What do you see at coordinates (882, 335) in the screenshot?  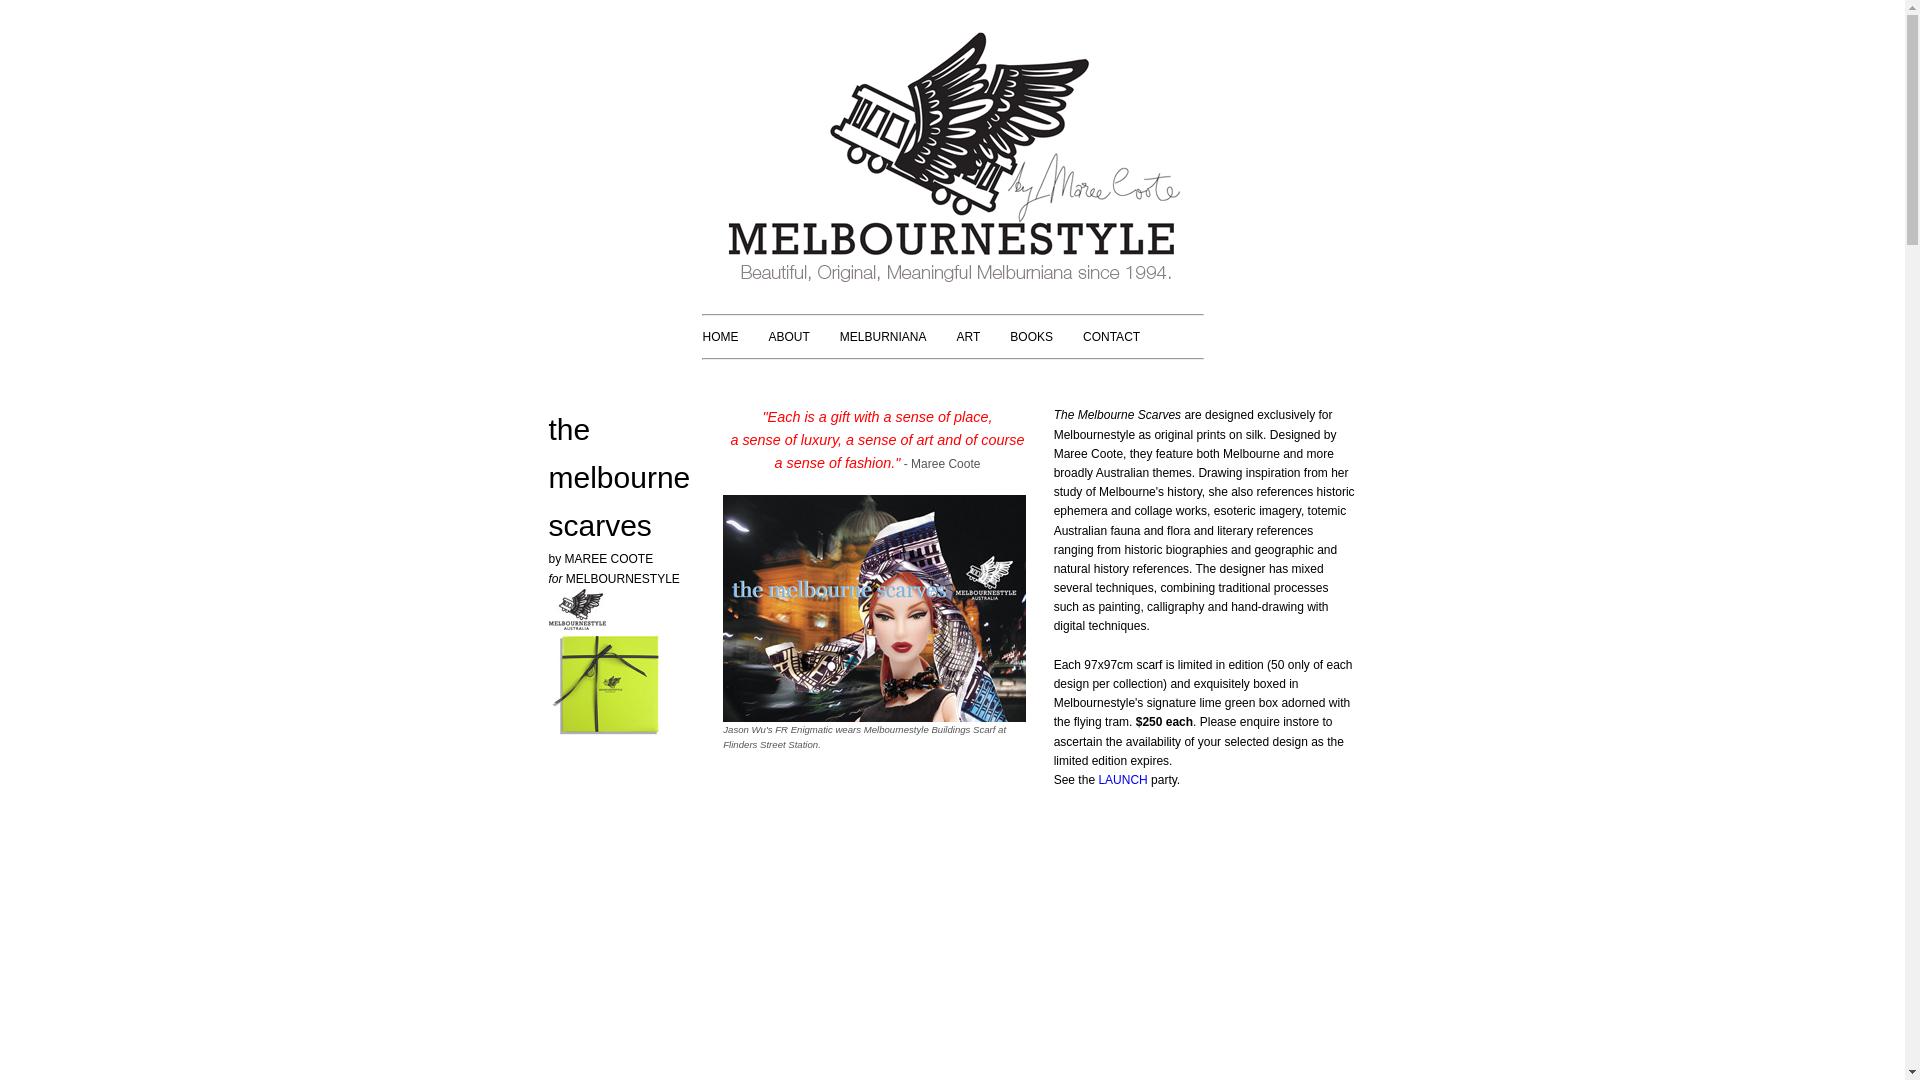 I see `'MELBURNIANA'` at bounding box center [882, 335].